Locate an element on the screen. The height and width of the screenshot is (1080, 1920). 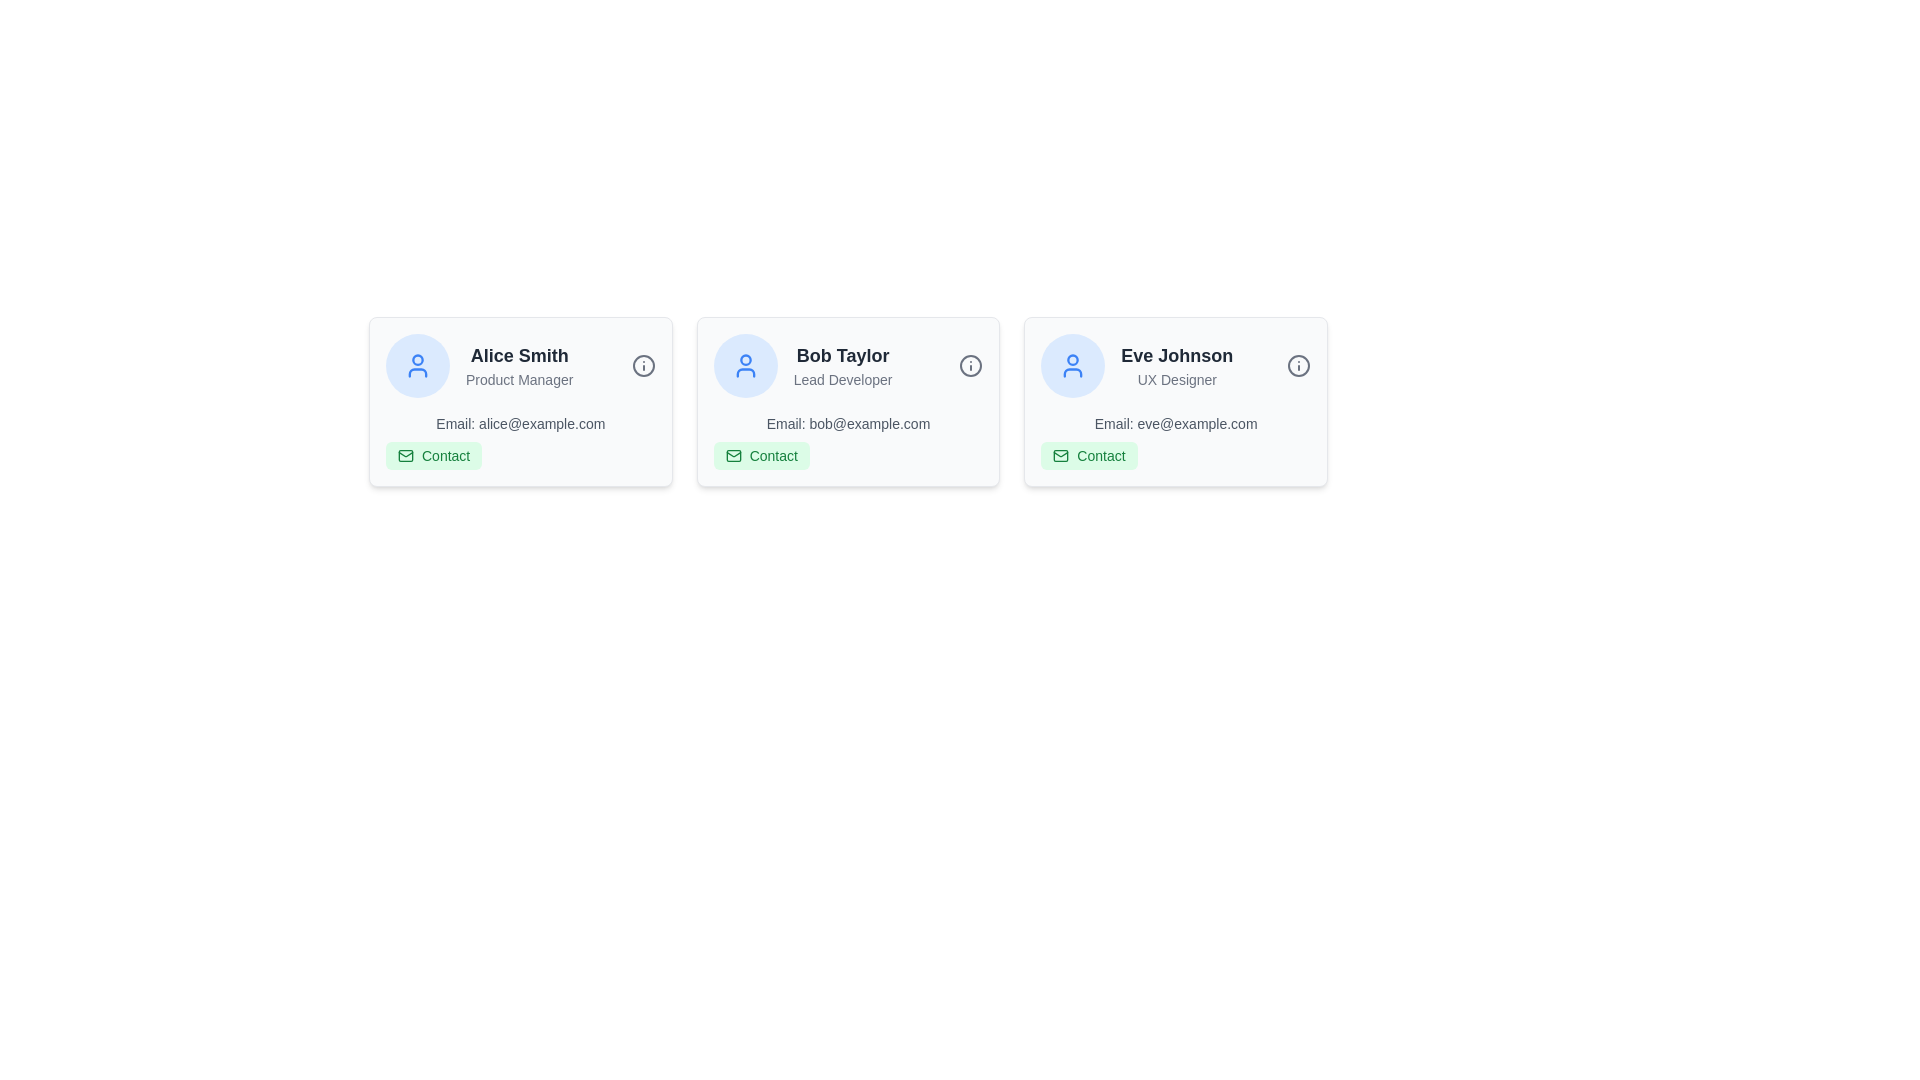
the circular user profile icon with a thin blue outline and white background, located in the second card under the name 'Bob Taylor' is located at coordinates (744, 366).